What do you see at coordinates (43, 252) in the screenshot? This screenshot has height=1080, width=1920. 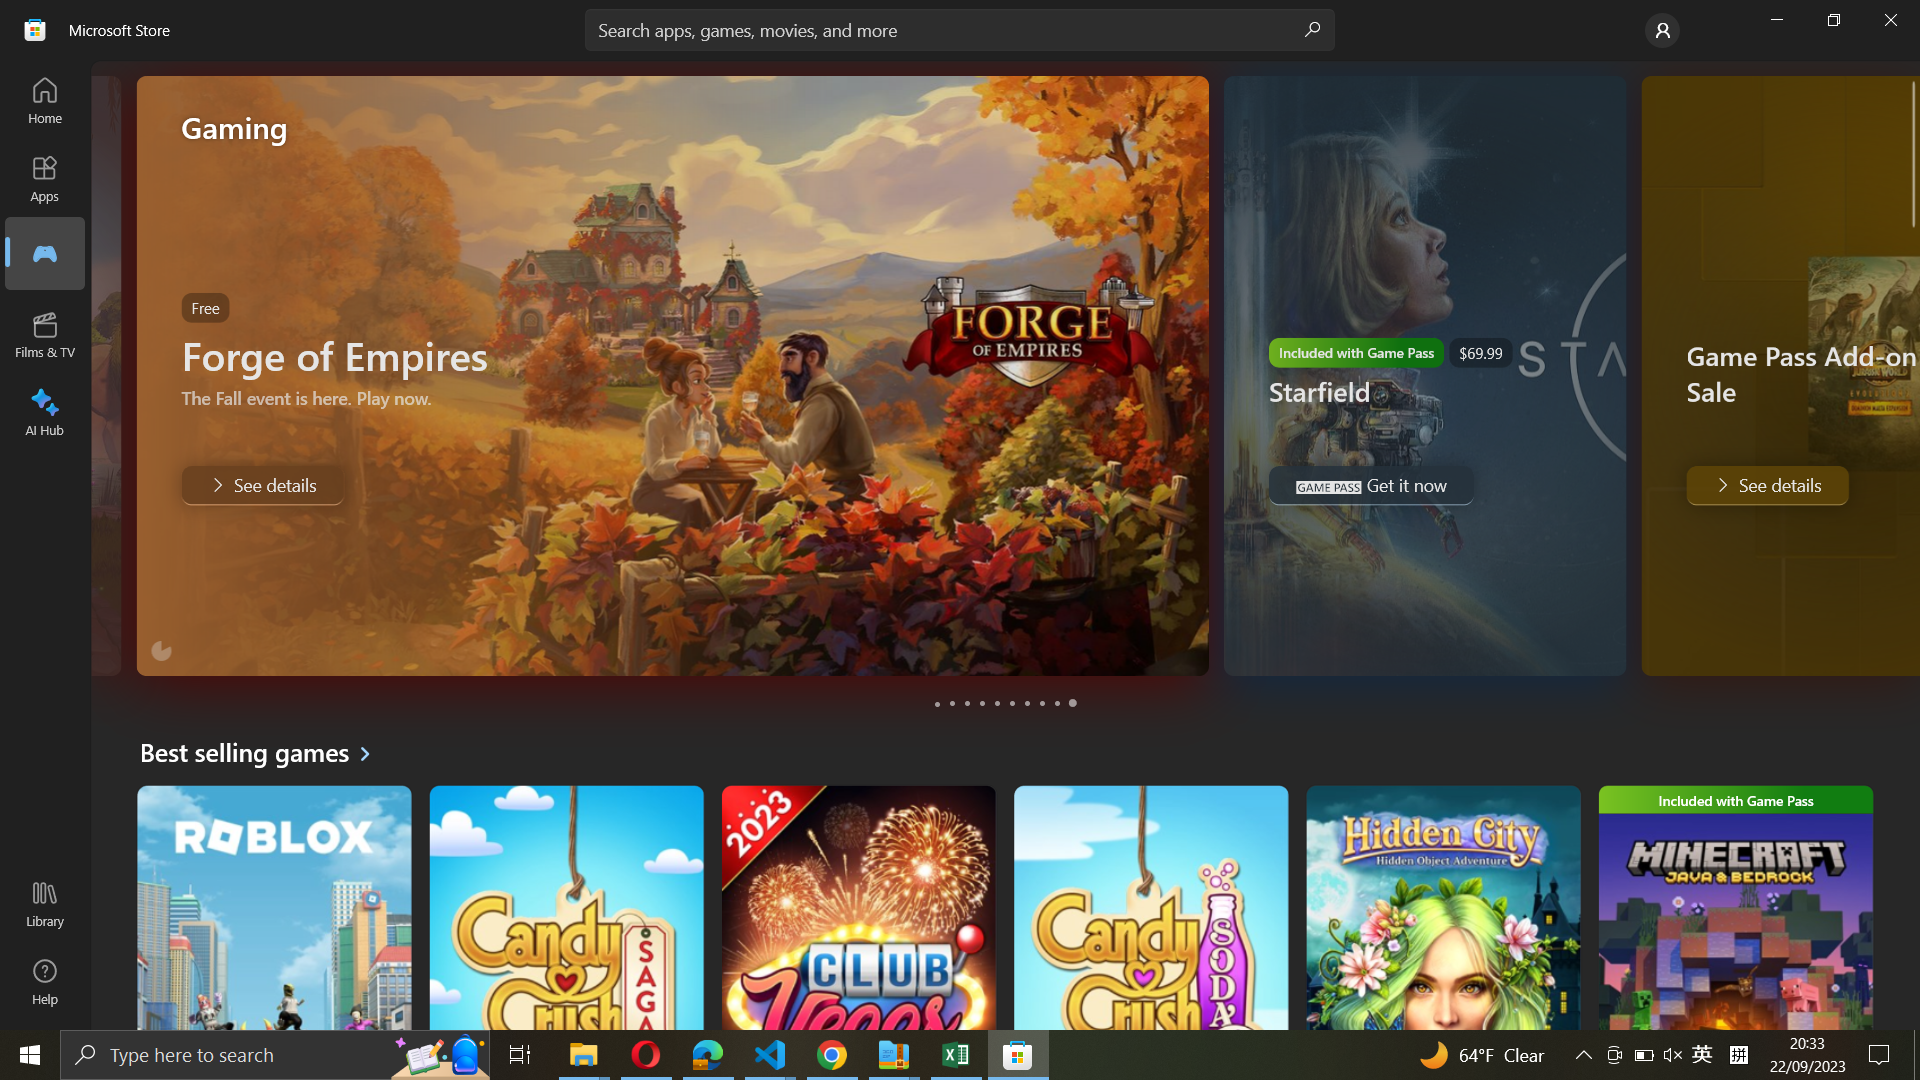 I see `the Games segment` at bounding box center [43, 252].